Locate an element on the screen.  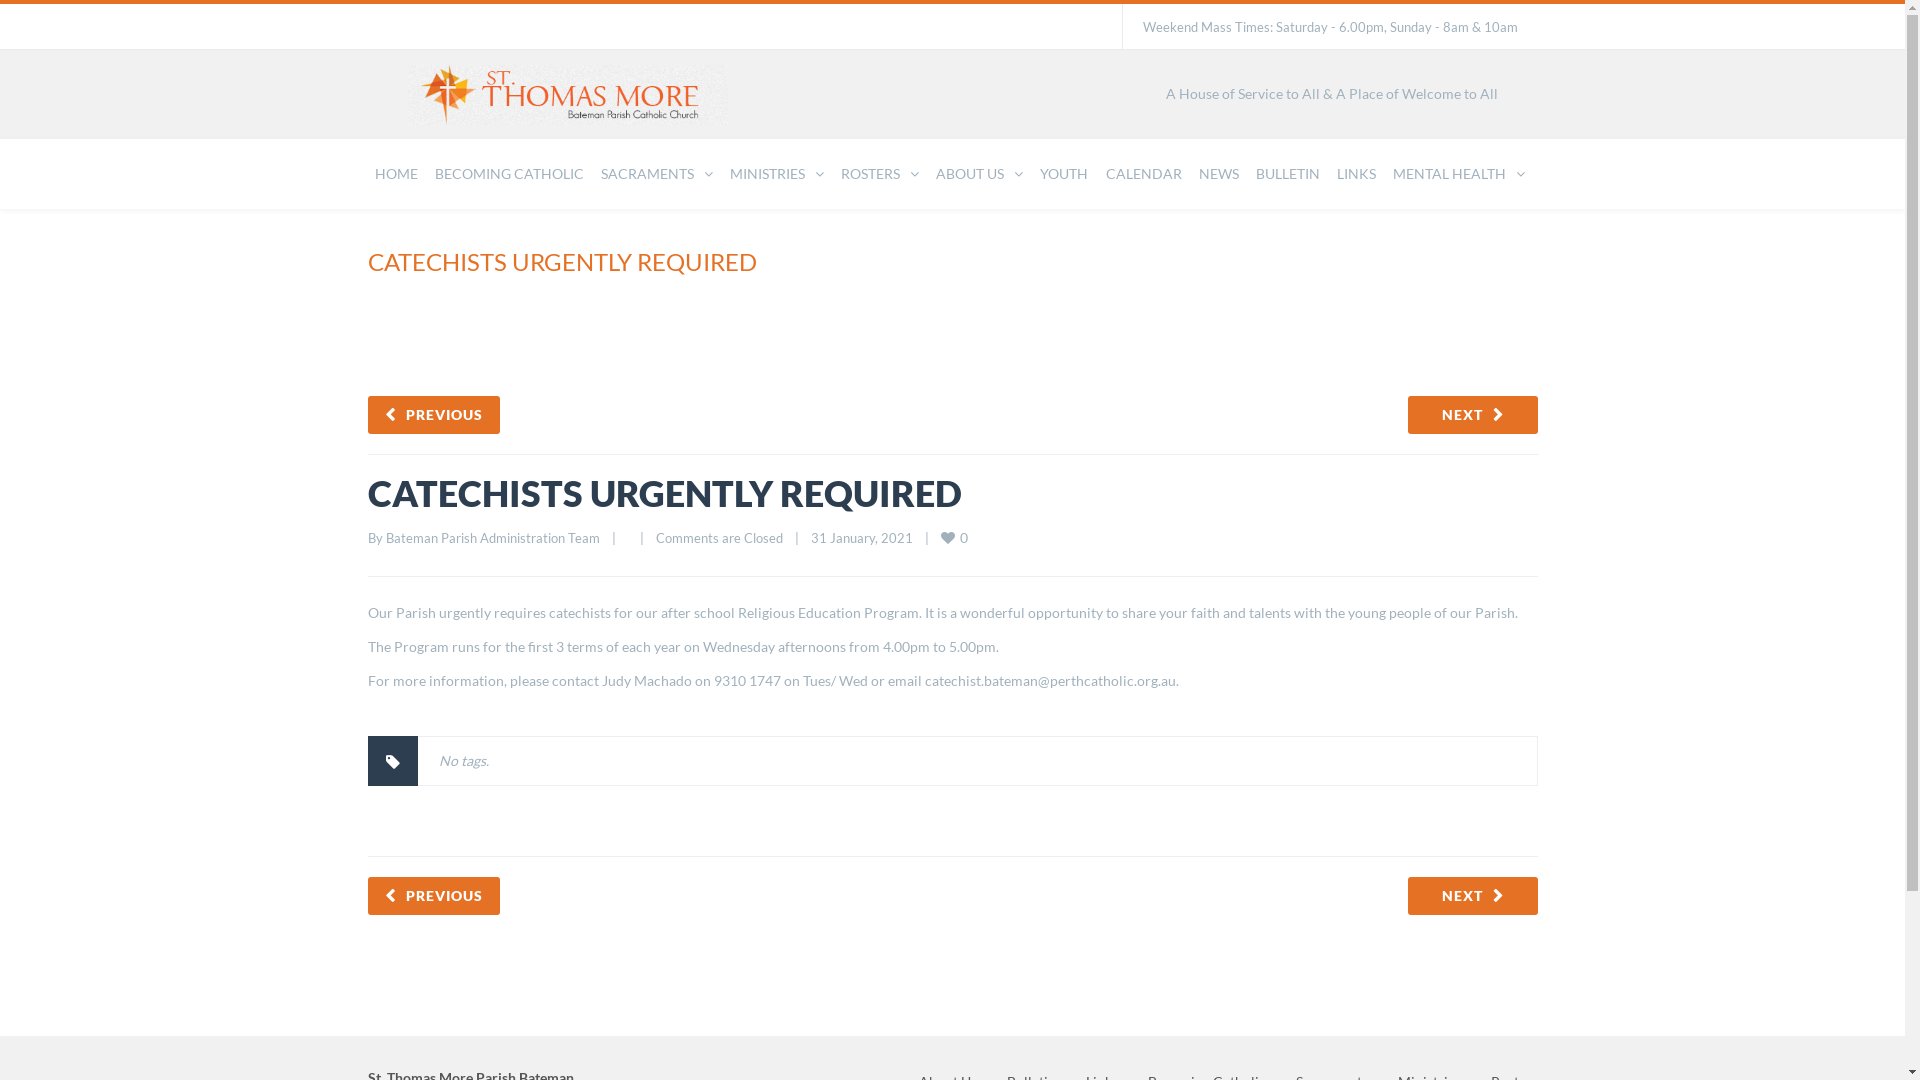
'BECOMING CATHOLIC' is located at coordinates (434, 172).